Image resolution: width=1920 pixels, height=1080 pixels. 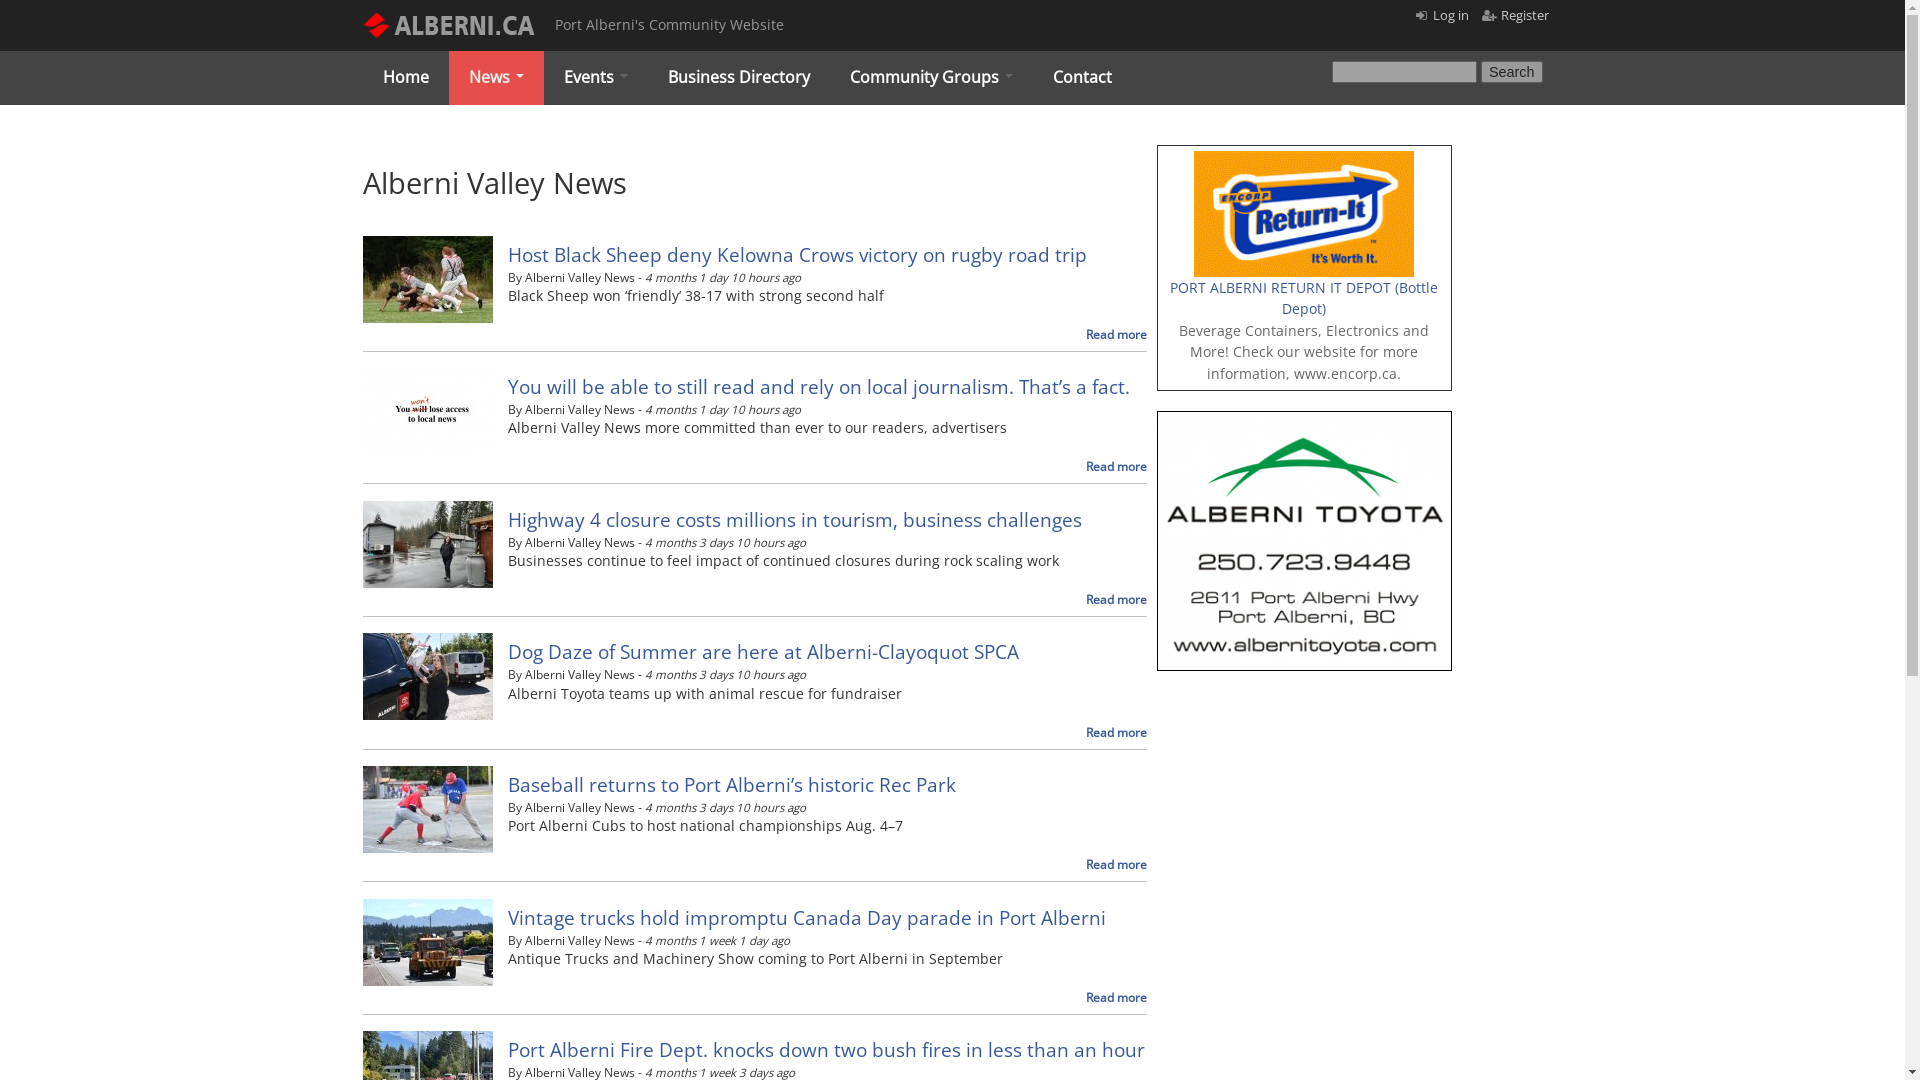 What do you see at coordinates (1115, 333) in the screenshot?
I see `'Read more'` at bounding box center [1115, 333].